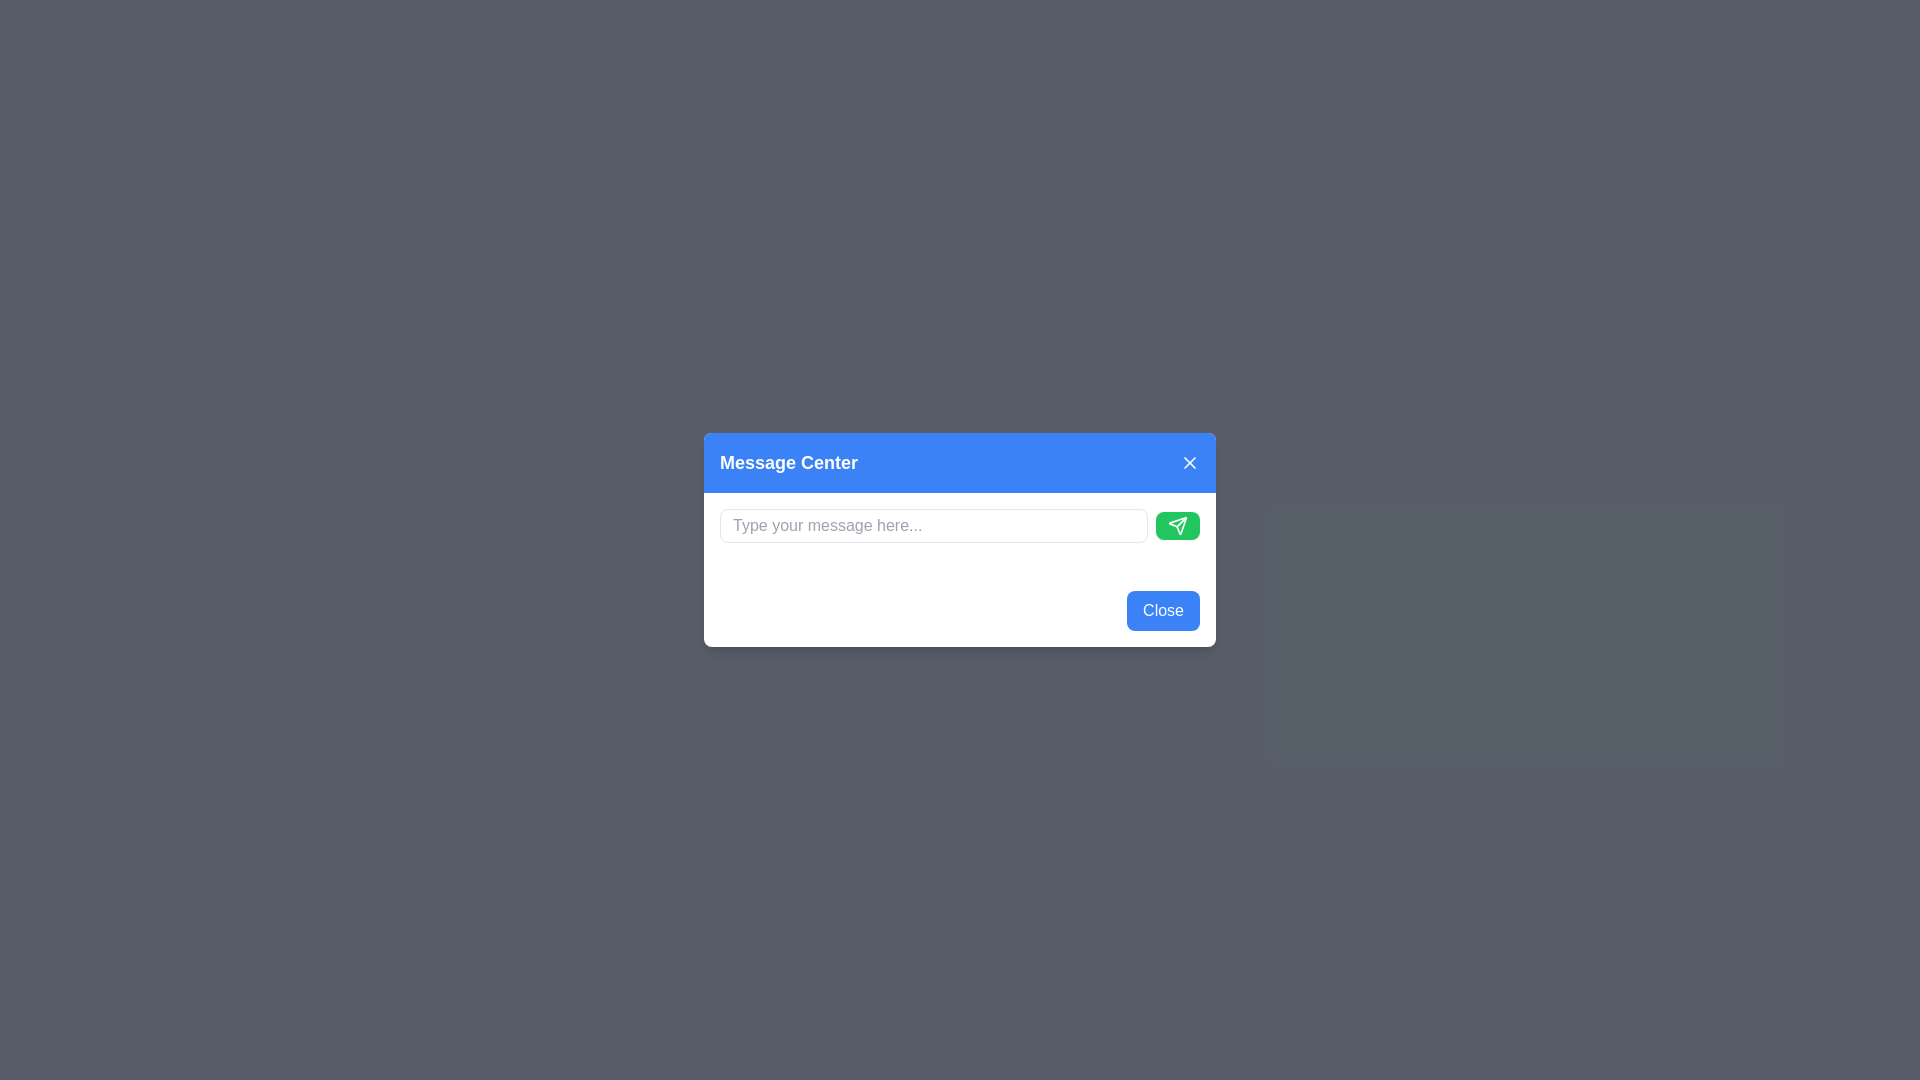 The height and width of the screenshot is (1080, 1920). Describe the element at coordinates (1177, 524) in the screenshot. I see `the green button with a white paper plane icon located at the far-right side of the 'Message Center' modal` at that location.